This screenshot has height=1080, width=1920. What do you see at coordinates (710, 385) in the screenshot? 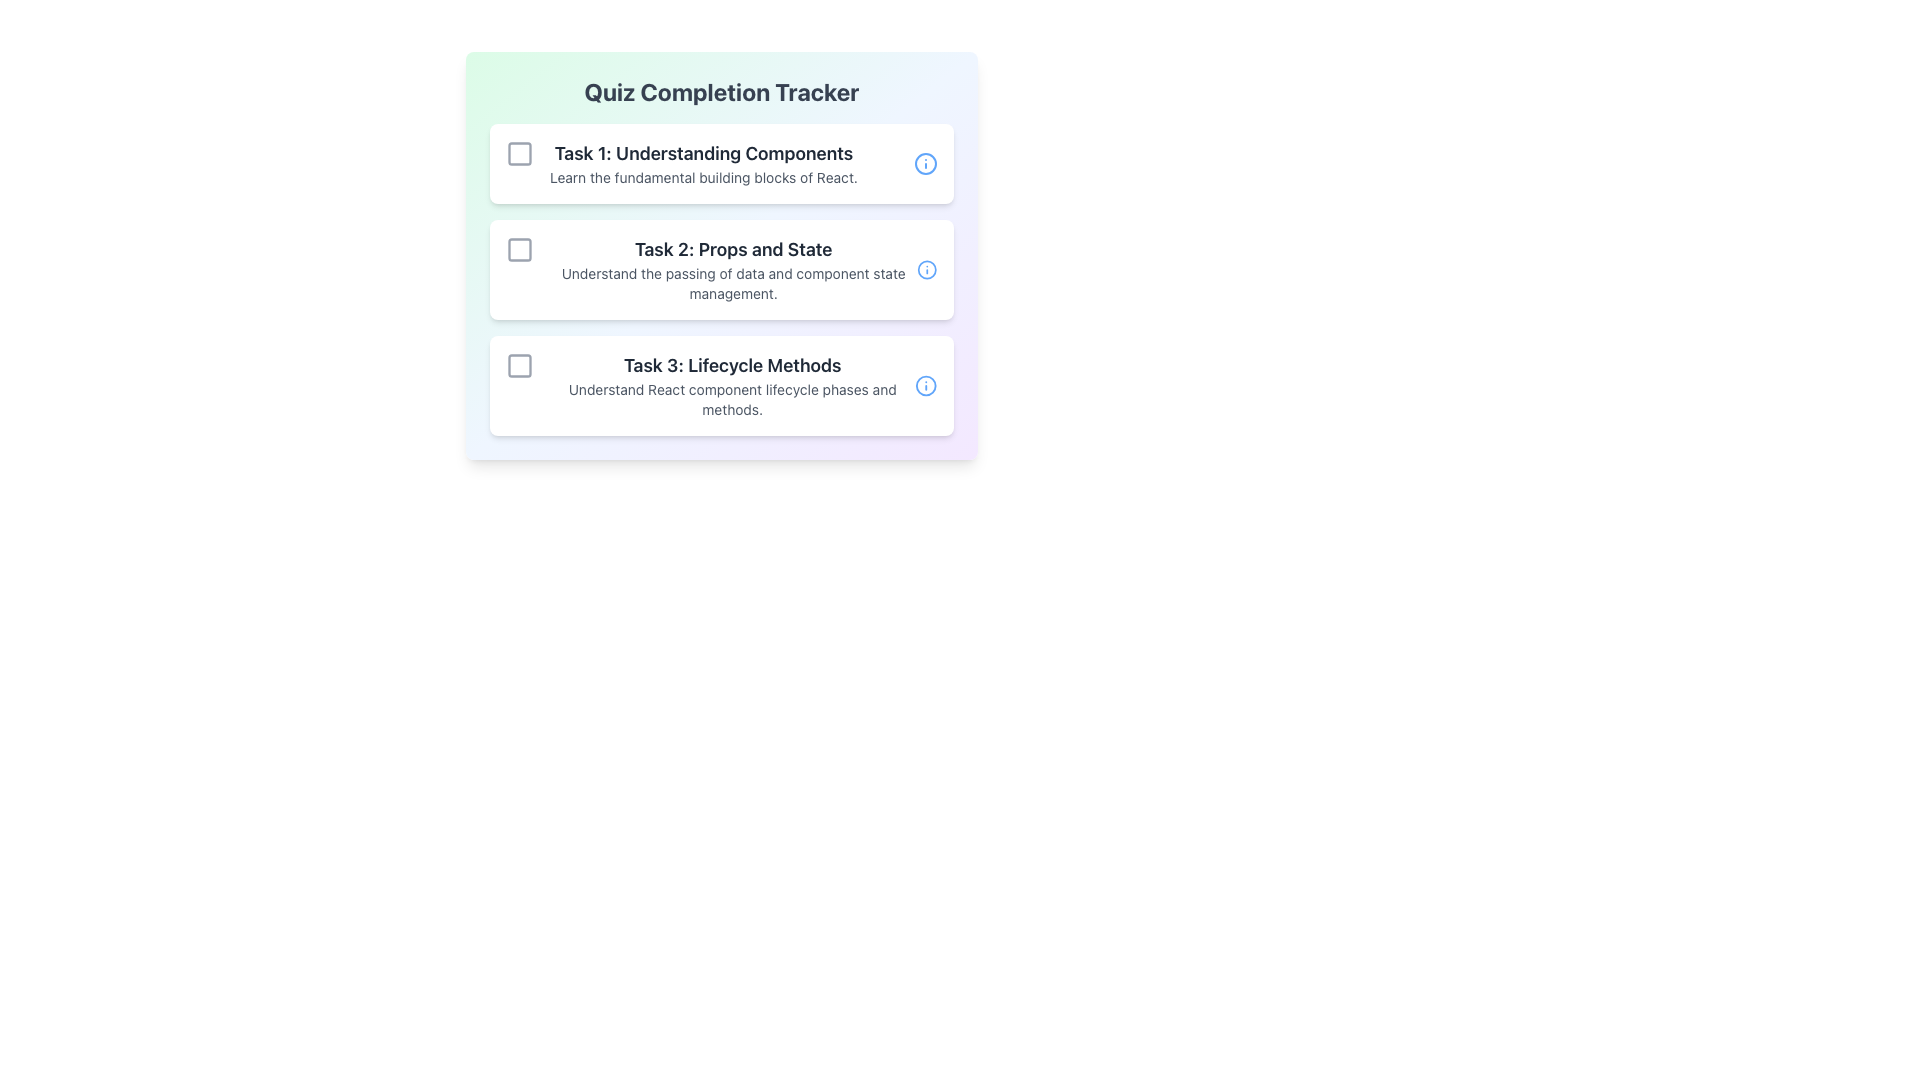
I see `the text-based static UI element located below the heading 'Task 3: Lifecycle Methods' in the 'Quiz Completion Tracker'` at bounding box center [710, 385].